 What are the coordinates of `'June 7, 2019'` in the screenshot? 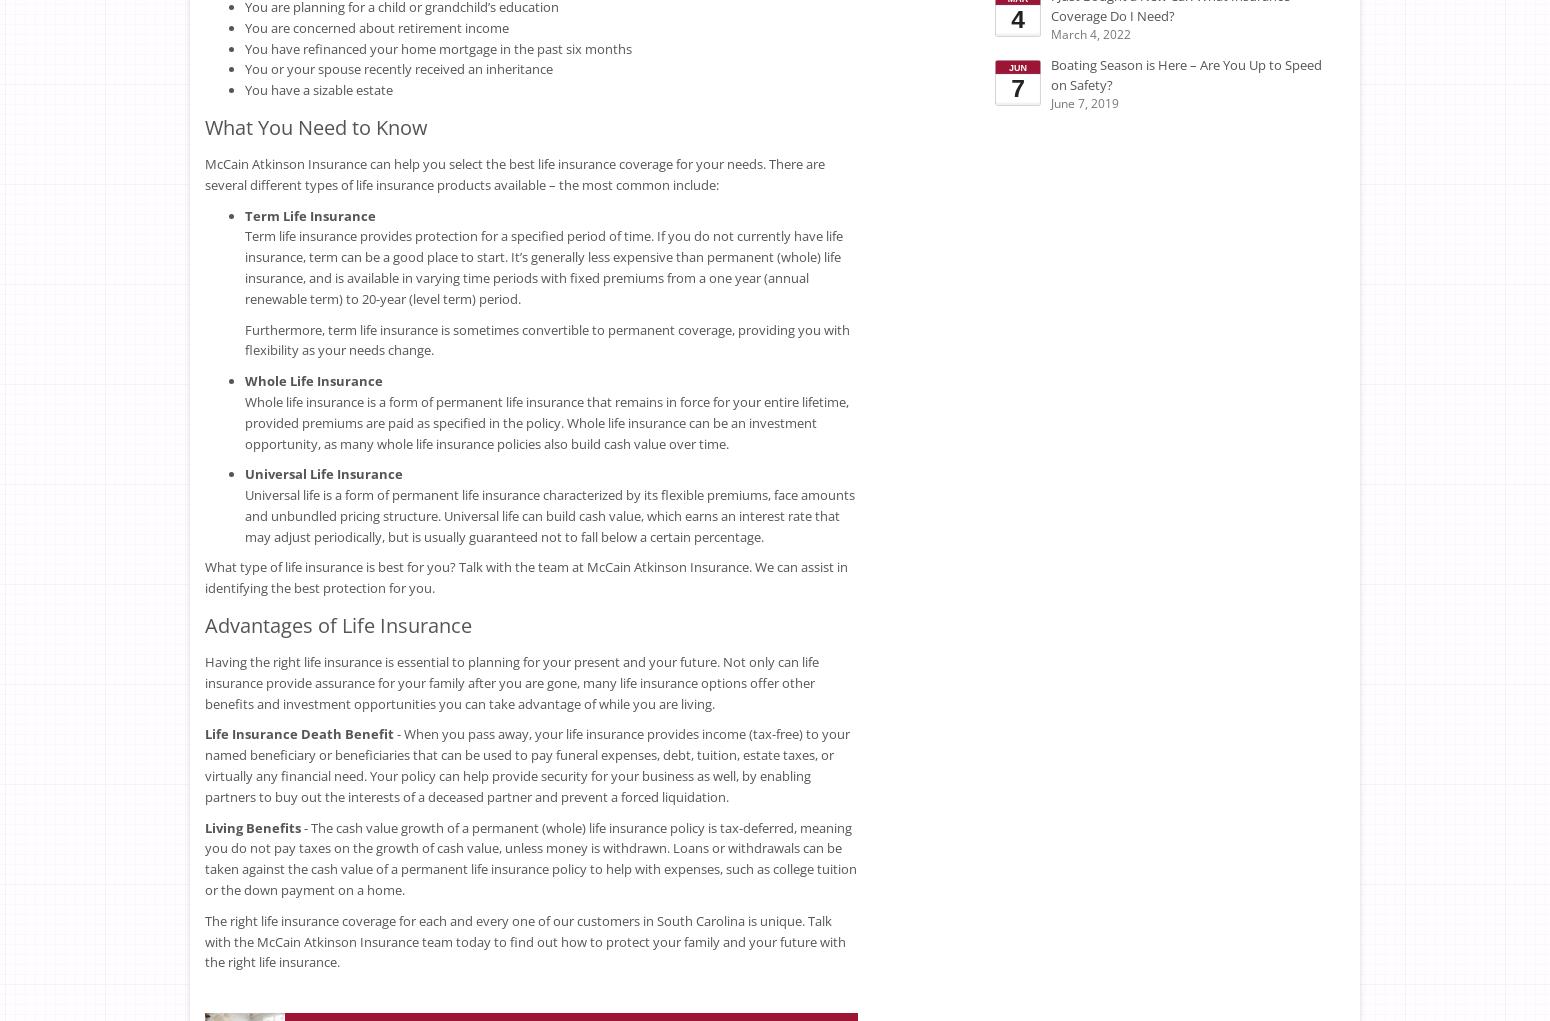 It's located at (1085, 102).